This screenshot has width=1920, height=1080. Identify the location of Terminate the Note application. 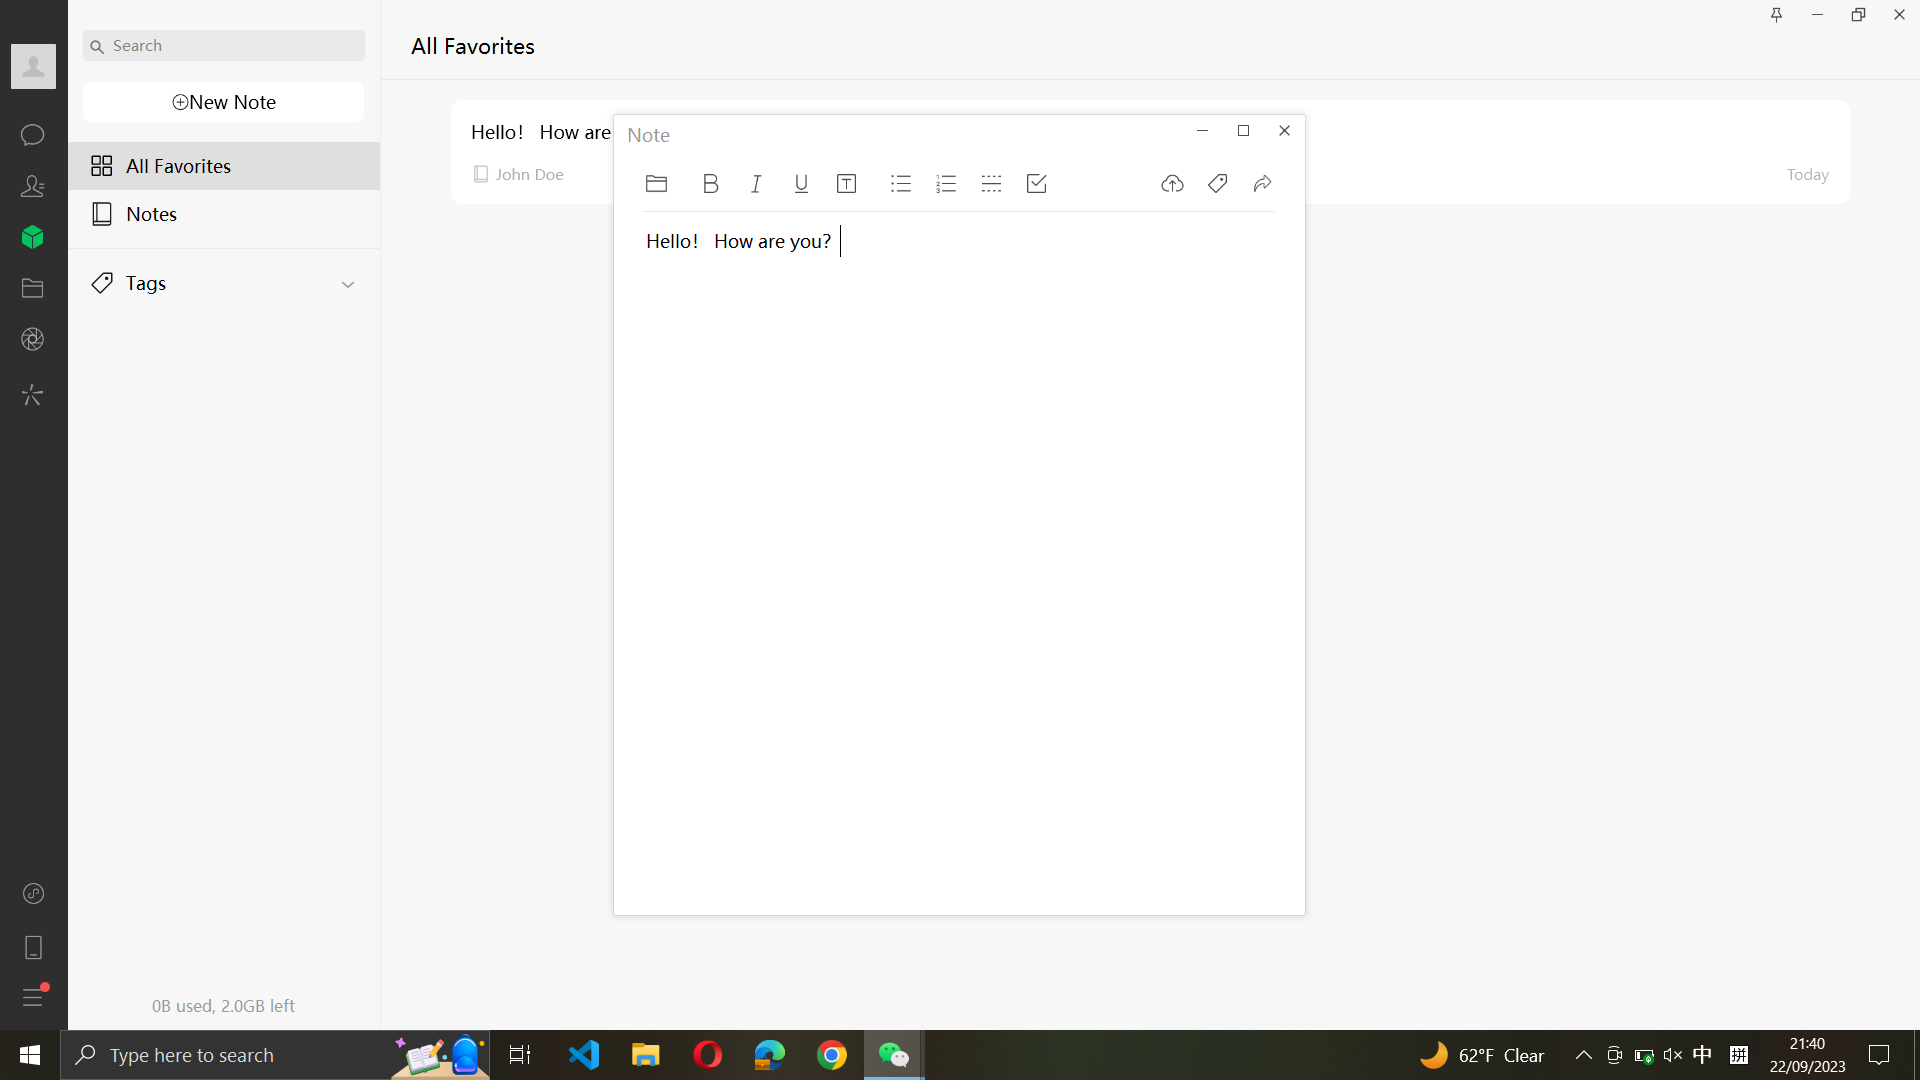
(1285, 131).